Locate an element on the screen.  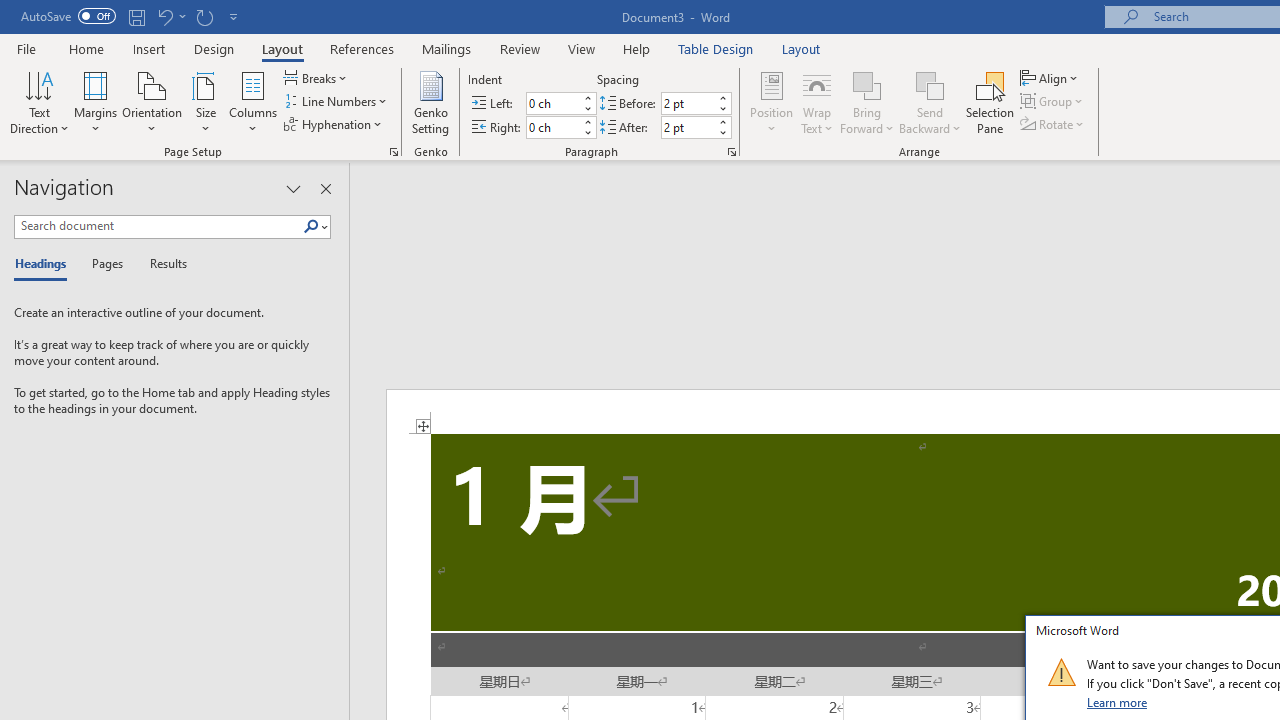
'Headings' is located at coordinates (45, 264).